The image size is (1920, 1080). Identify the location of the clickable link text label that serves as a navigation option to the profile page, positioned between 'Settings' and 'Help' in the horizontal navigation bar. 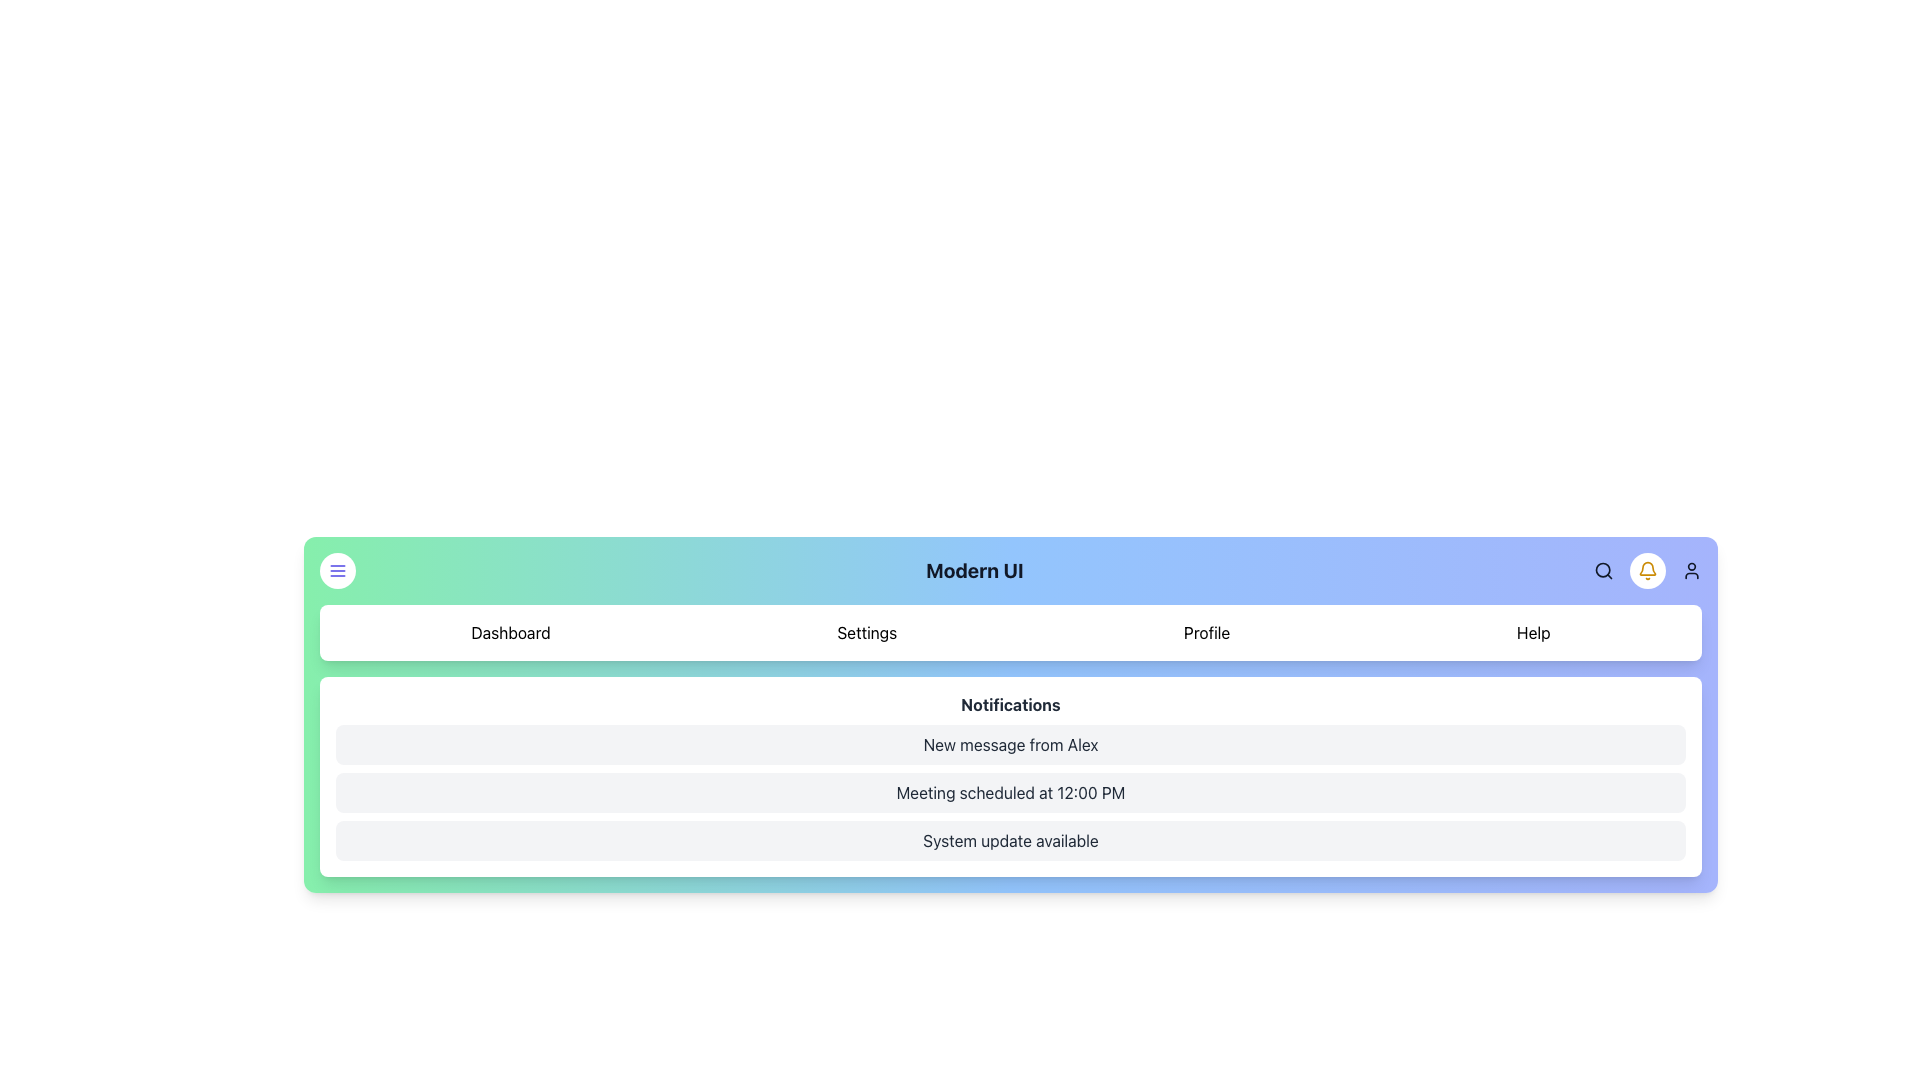
(1206, 632).